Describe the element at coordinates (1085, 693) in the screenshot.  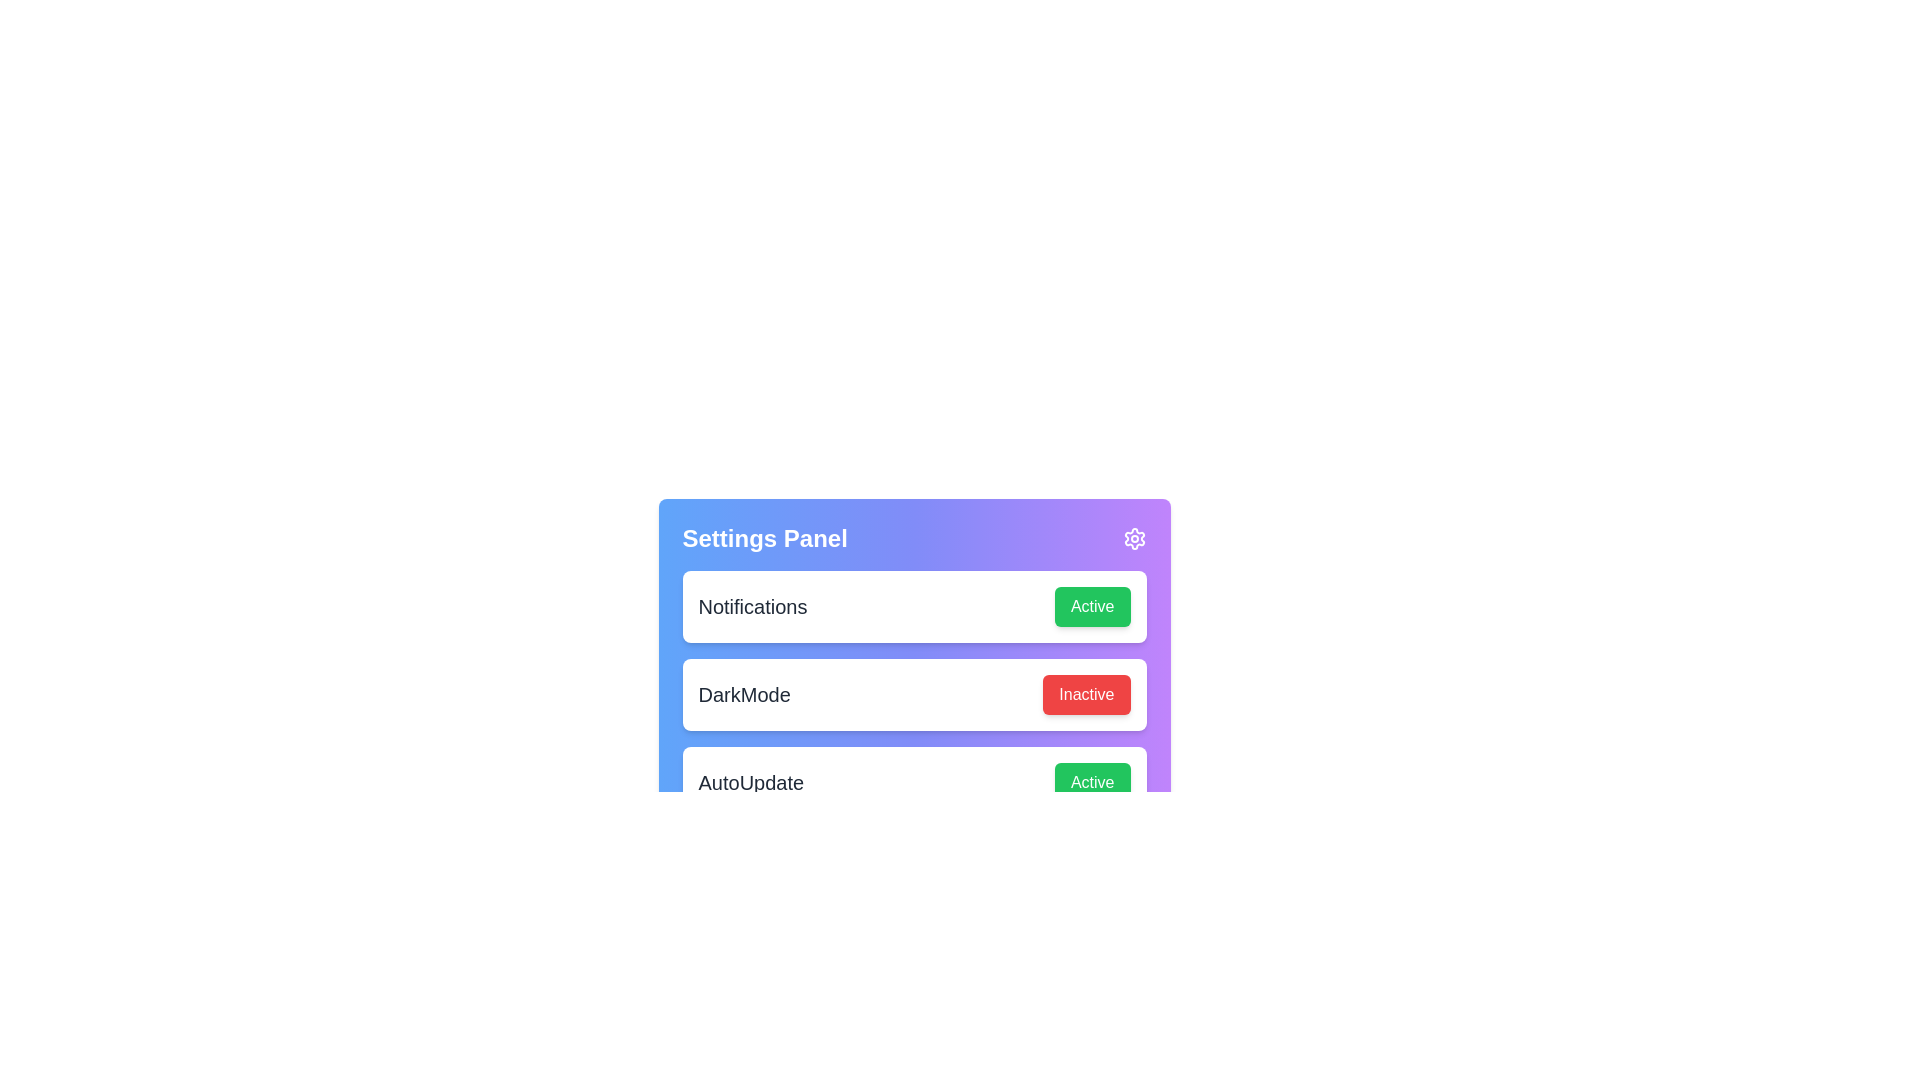
I see `the button labeled Inactive (DarkMode) to observe its hover effect` at that location.